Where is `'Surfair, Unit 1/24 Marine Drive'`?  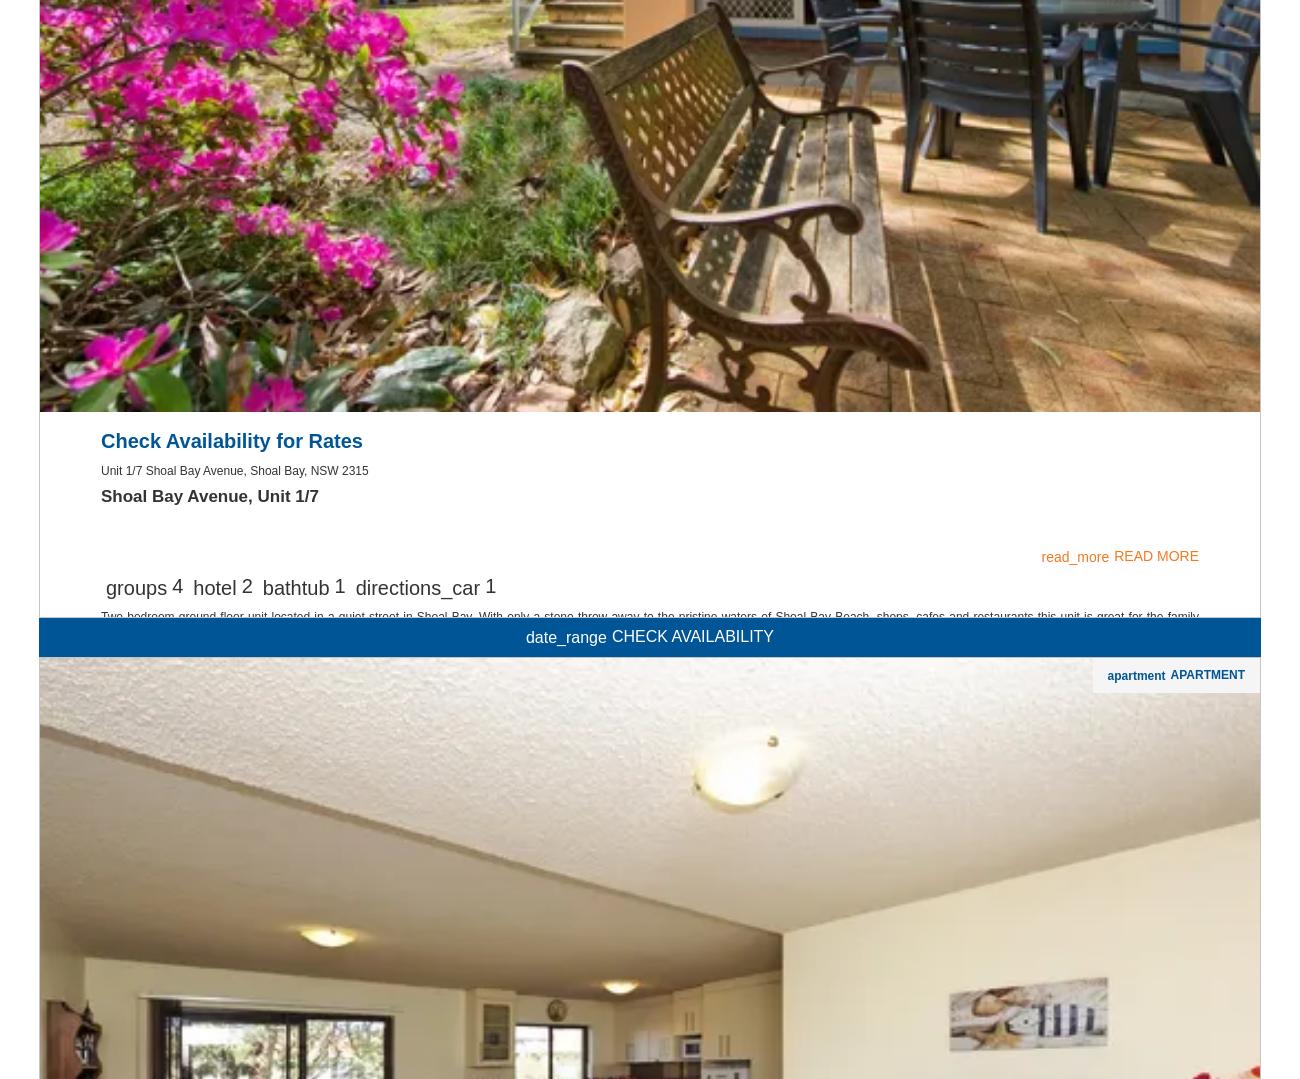 'Surfair, Unit 1/24 Marine Drive' is located at coordinates (101, 753).